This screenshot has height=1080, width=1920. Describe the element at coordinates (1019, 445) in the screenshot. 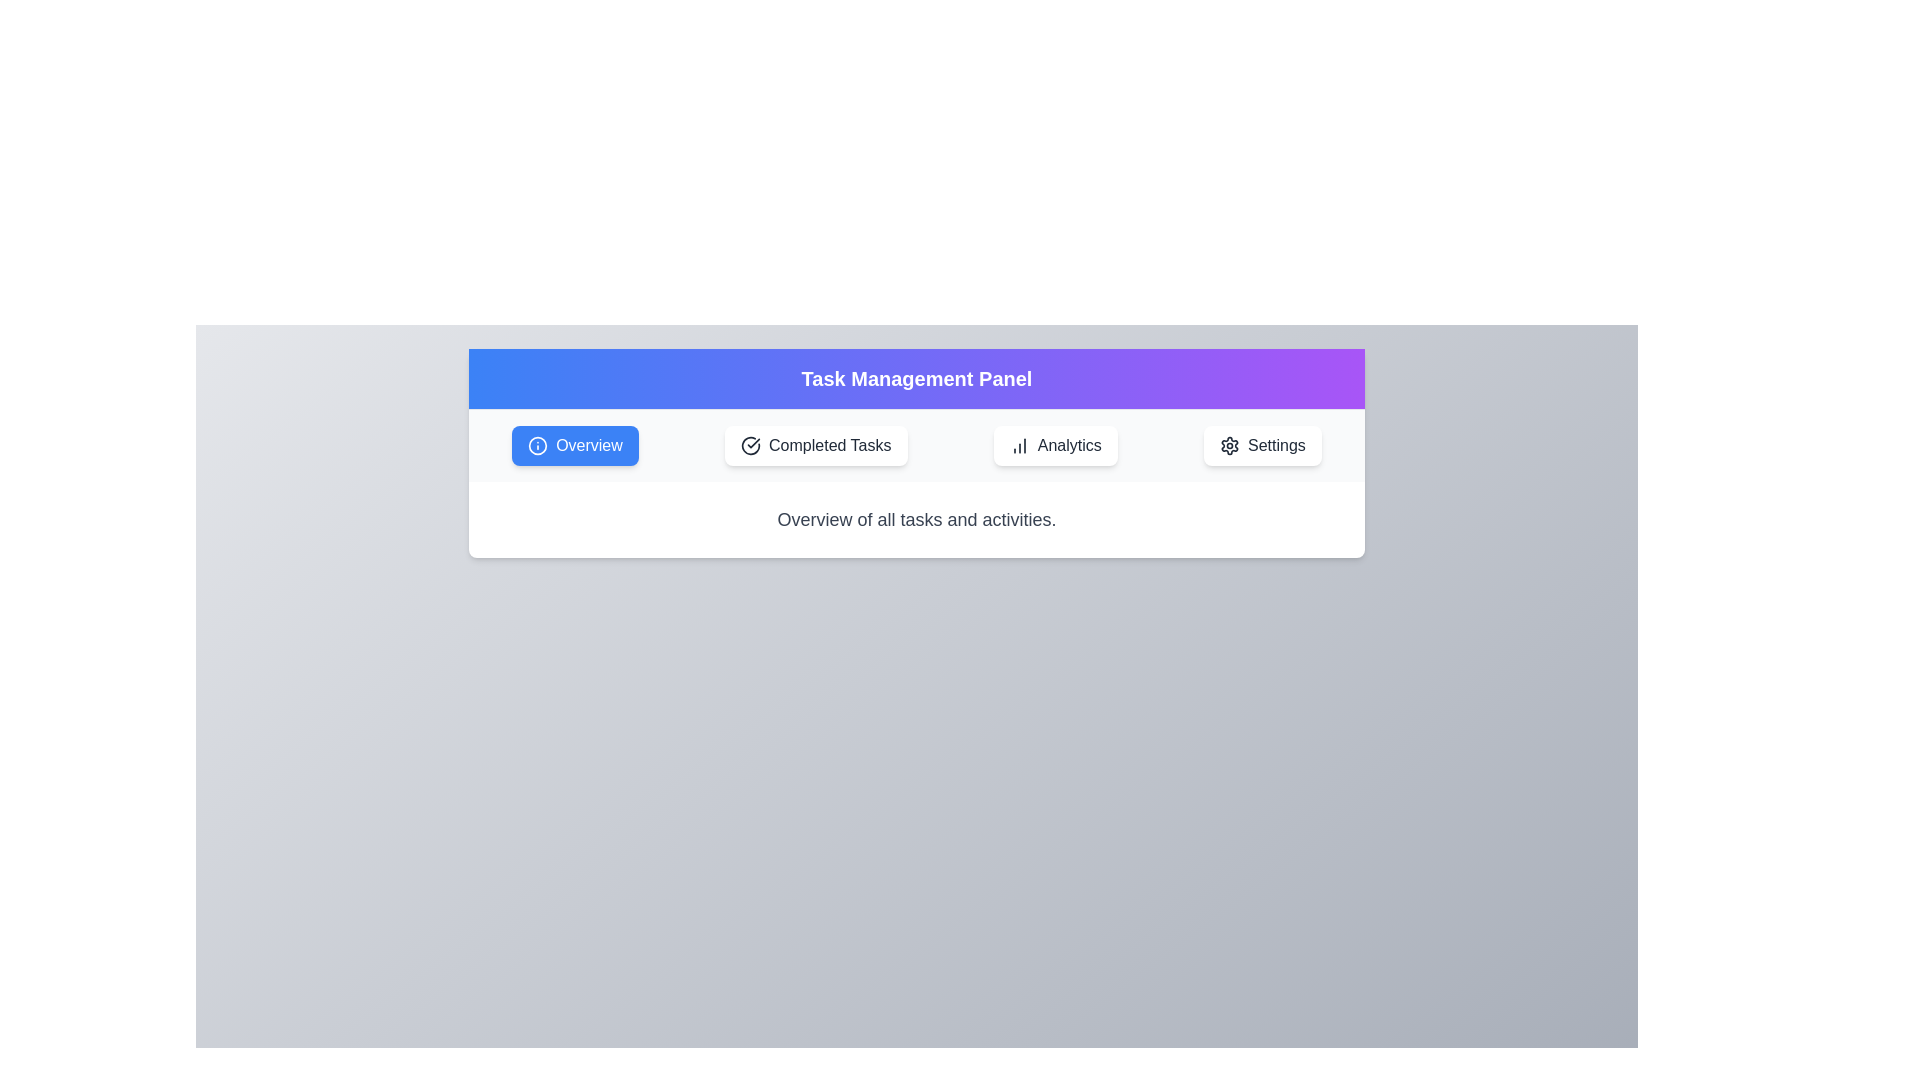

I see `the 'Analytics' icon located in the top navigation bar, which is adjacent to the text 'Analytics' and is the third button from the left` at that location.